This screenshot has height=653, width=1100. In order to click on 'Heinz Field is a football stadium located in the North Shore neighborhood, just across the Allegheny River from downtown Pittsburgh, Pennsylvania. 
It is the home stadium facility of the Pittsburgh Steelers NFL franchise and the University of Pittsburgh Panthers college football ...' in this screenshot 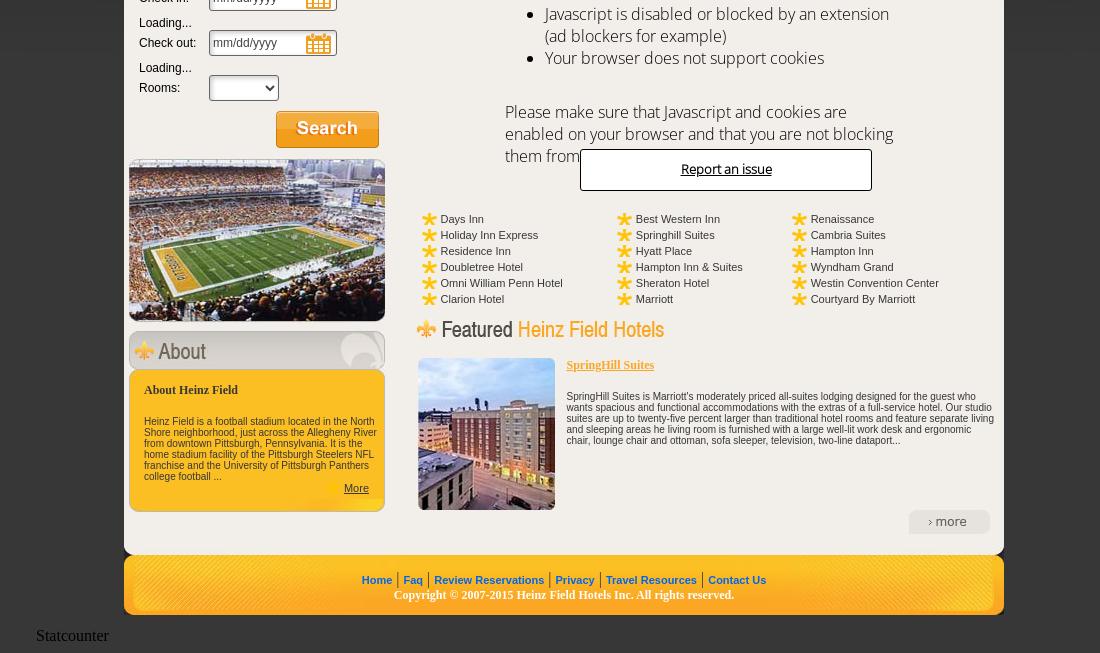, I will do `click(142, 448)`.